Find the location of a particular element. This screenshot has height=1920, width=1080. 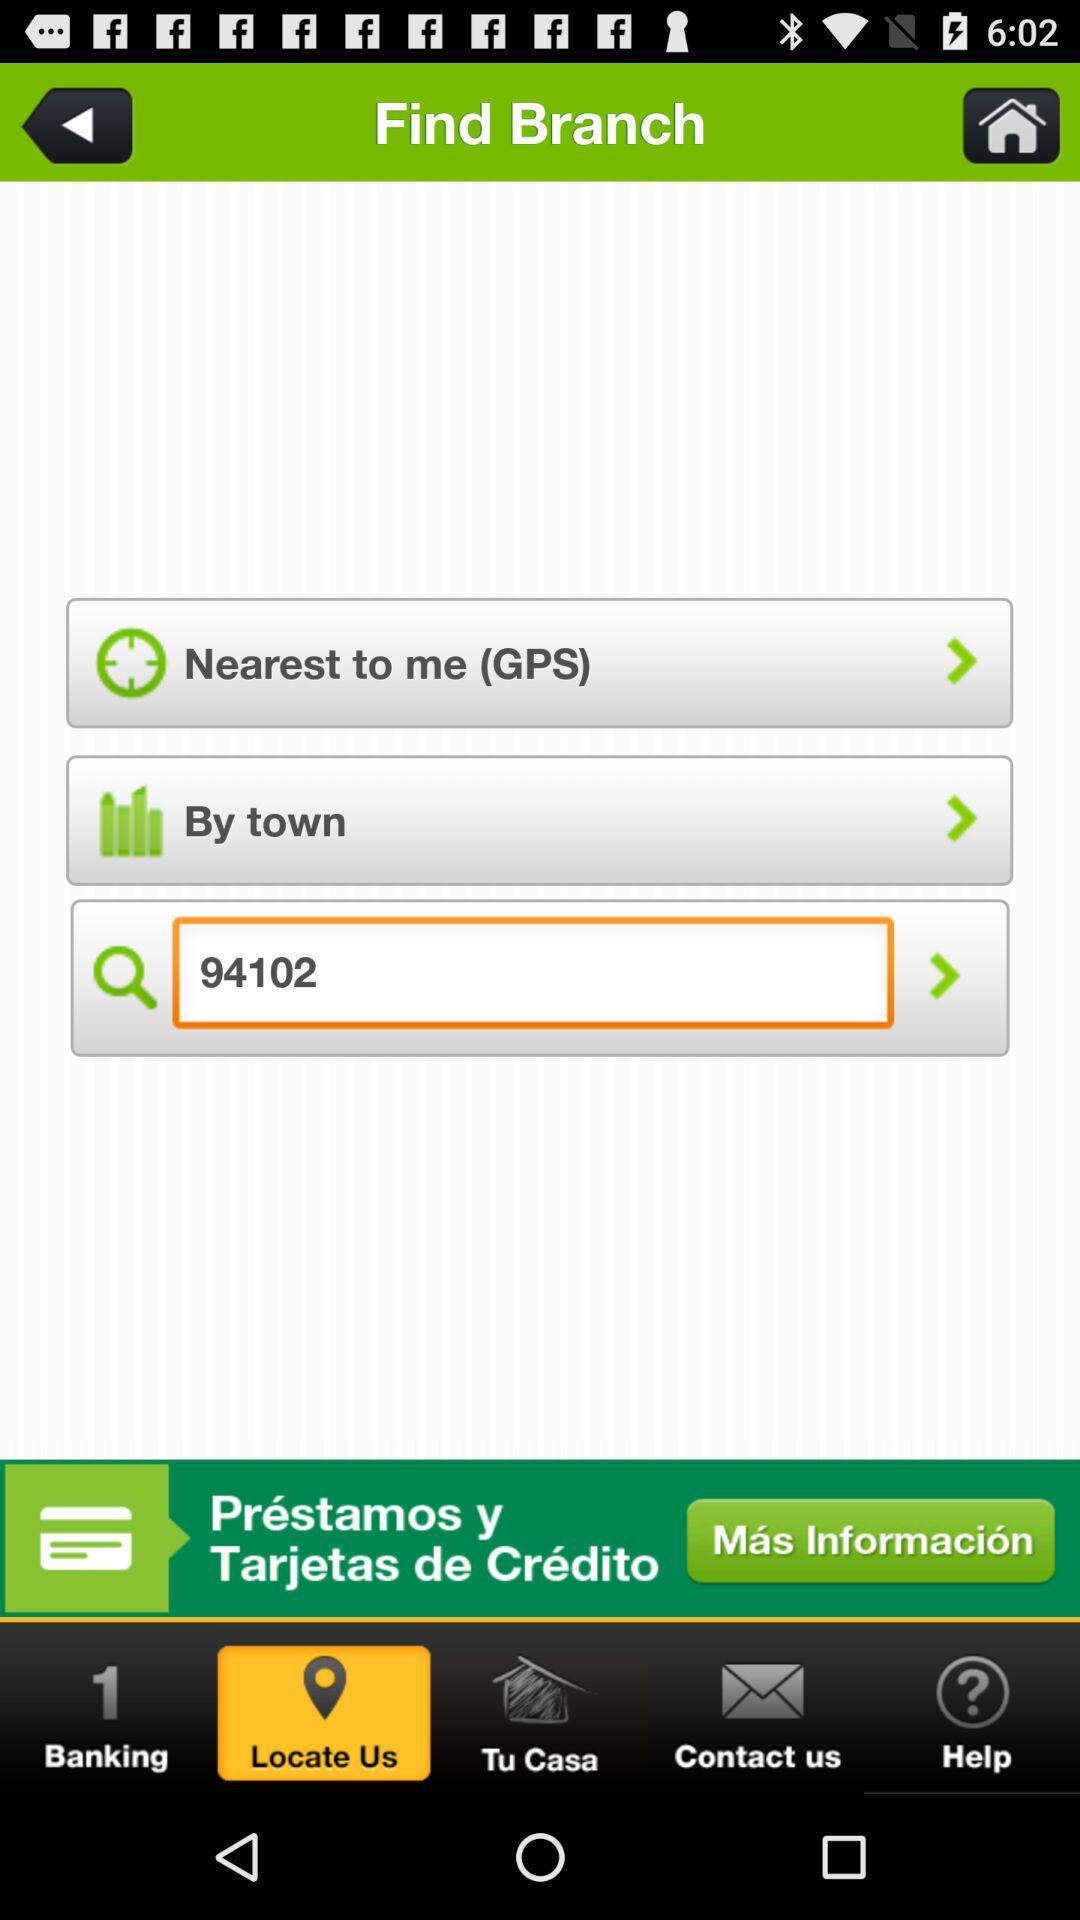

tap for more information is located at coordinates (540, 1537).